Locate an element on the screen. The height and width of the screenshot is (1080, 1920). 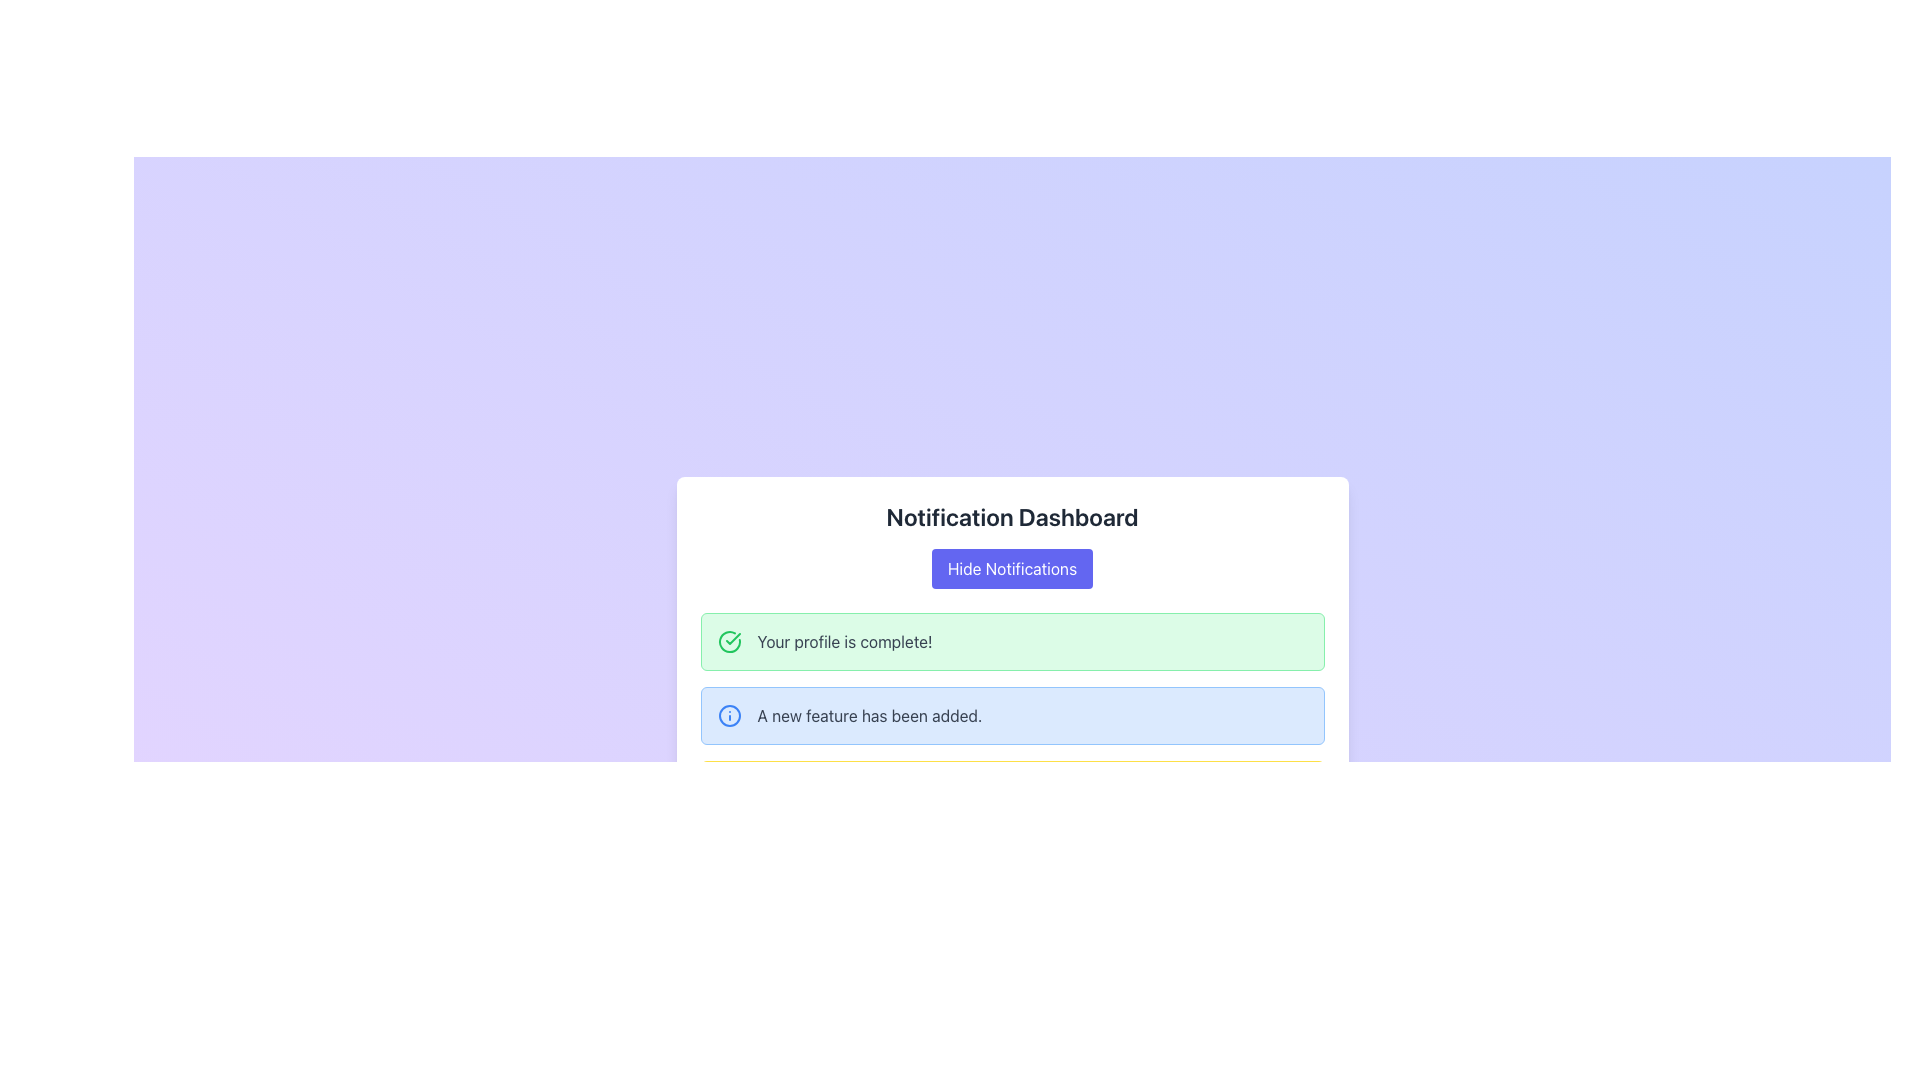
the second notification card in the vertical list, which informs the user about the addition of a new feature, located below 'Your profile is complete!' and above 'You have new notifications.' is located at coordinates (1012, 752).